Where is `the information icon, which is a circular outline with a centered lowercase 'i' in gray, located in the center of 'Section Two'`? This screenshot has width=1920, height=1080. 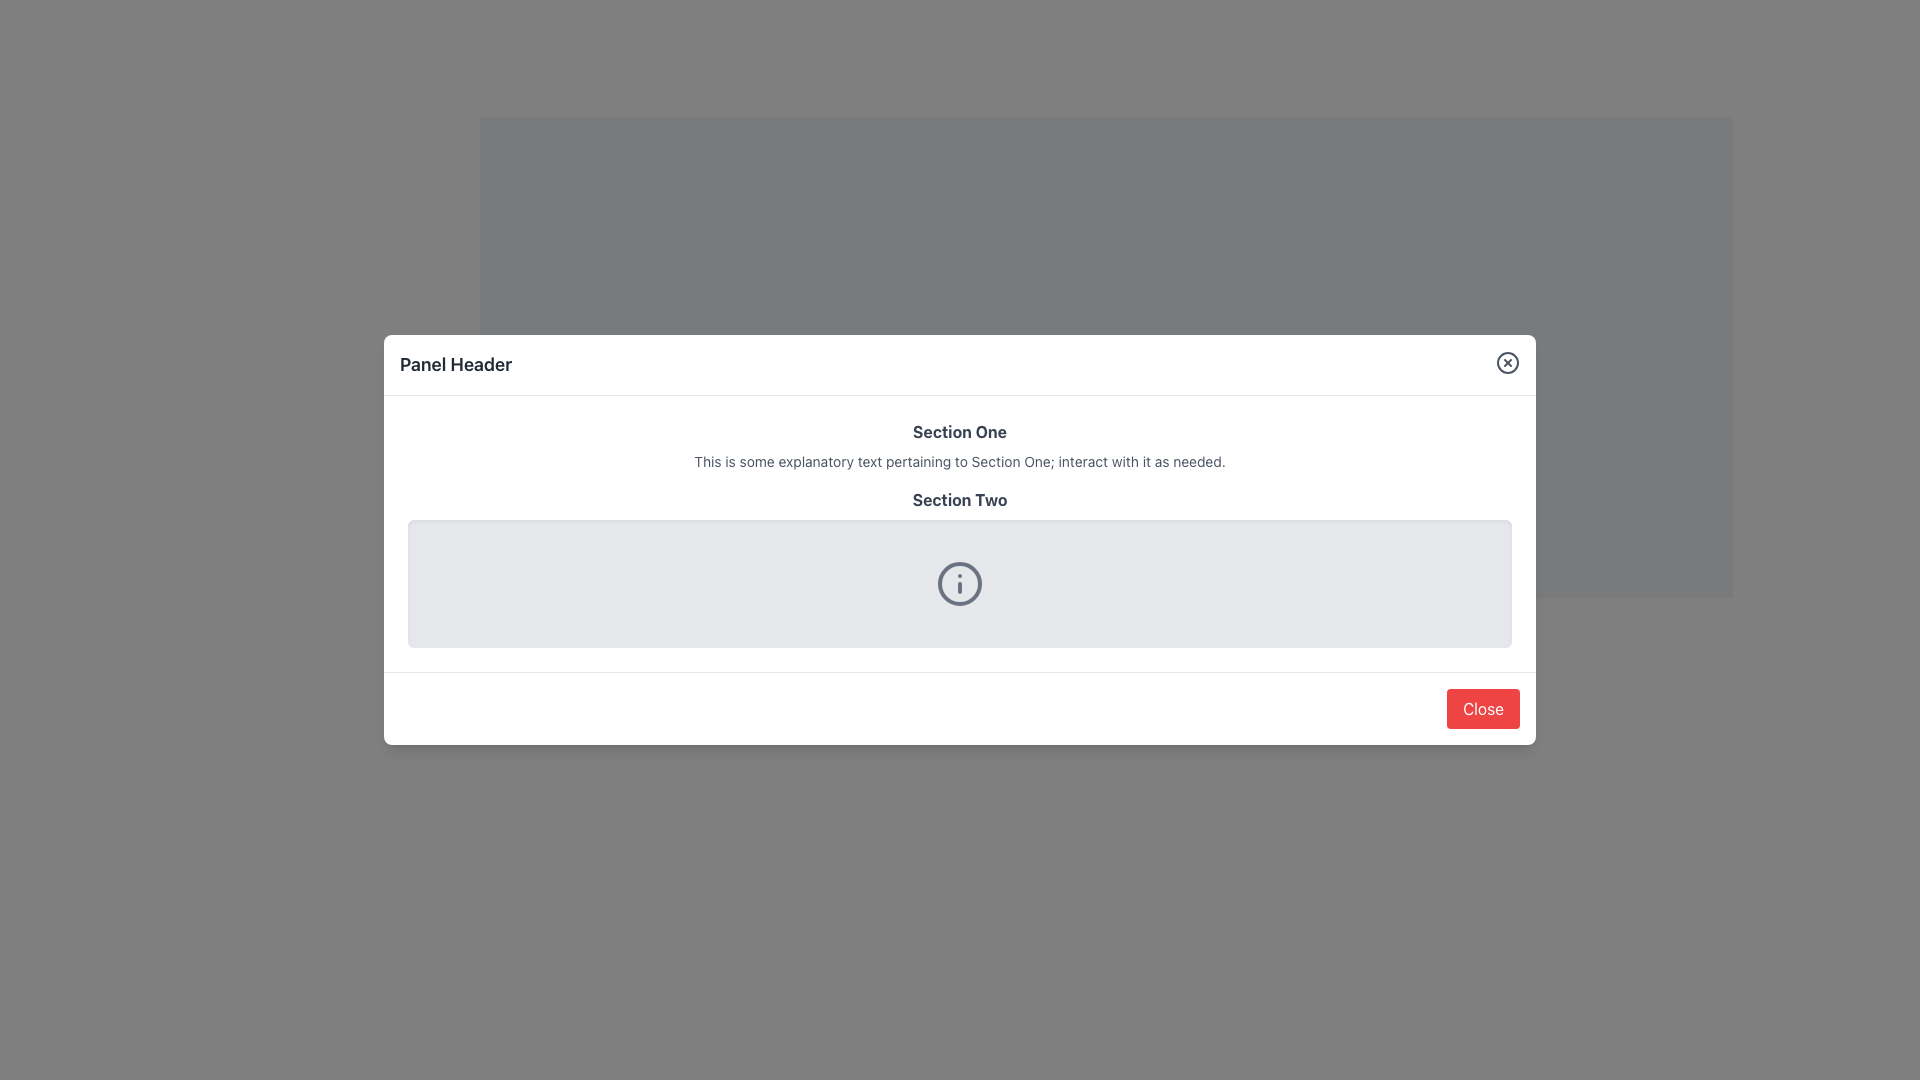
the information icon, which is a circular outline with a centered lowercase 'i' in gray, located in the center of 'Section Two' is located at coordinates (960, 583).